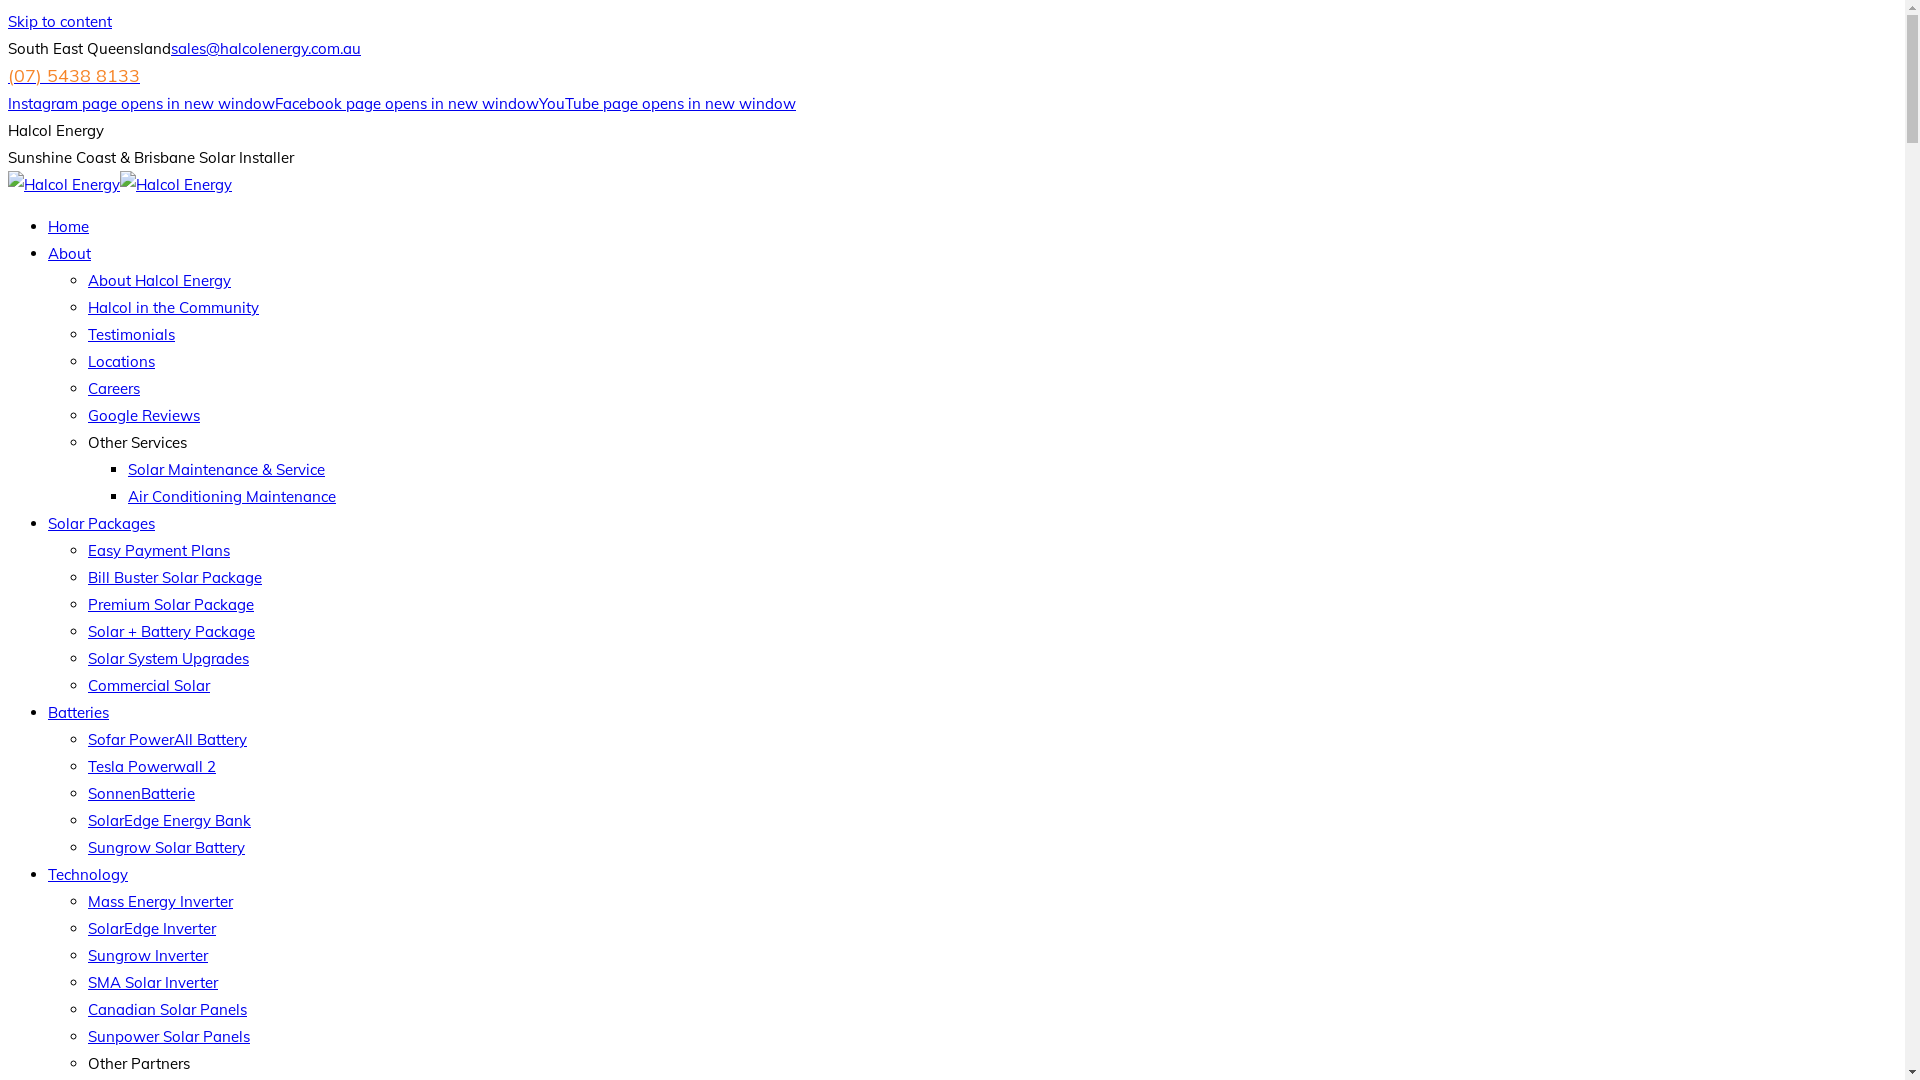 Image resolution: width=1920 pixels, height=1080 pixels. I want to click on 'Mass Energy Inverter', so click(86, 901).